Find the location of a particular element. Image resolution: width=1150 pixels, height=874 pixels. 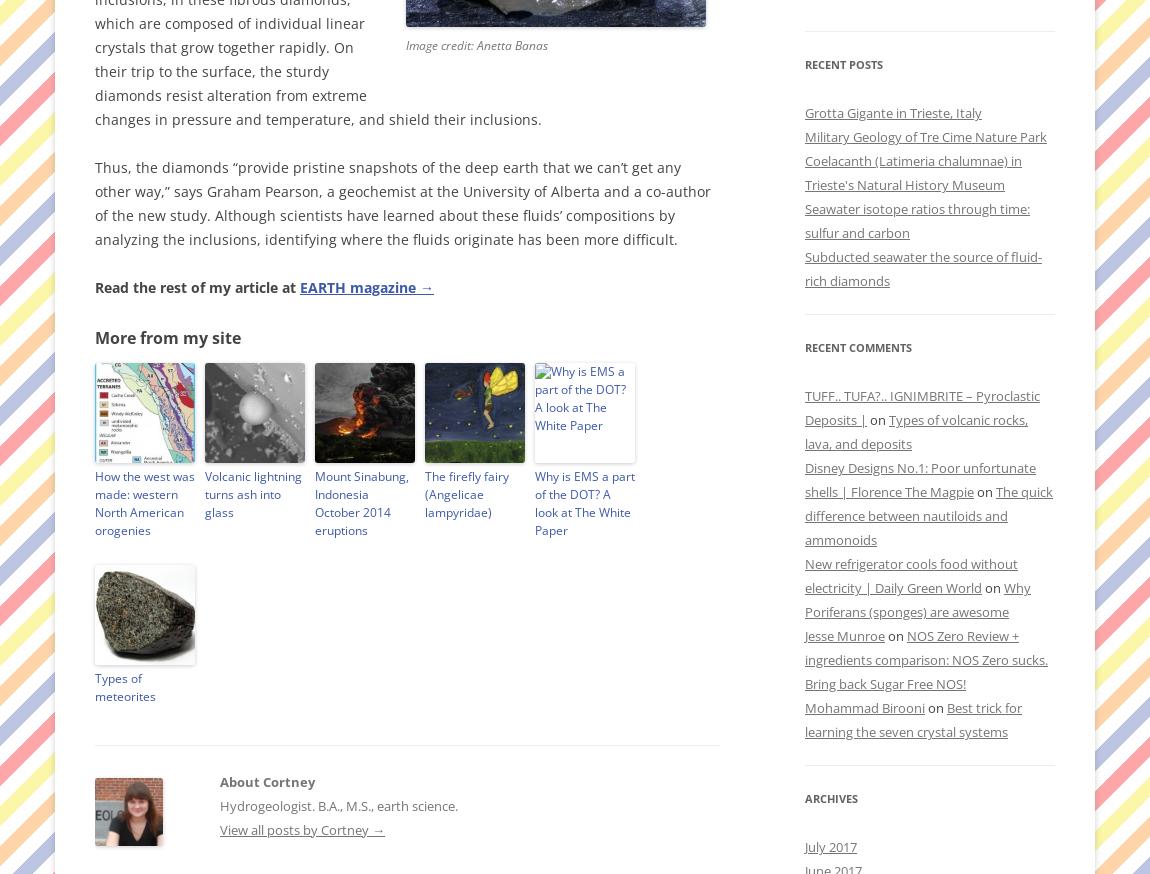

'Types of volcanic rocks, lava, and deposits' is located at coordinates (916, 432).